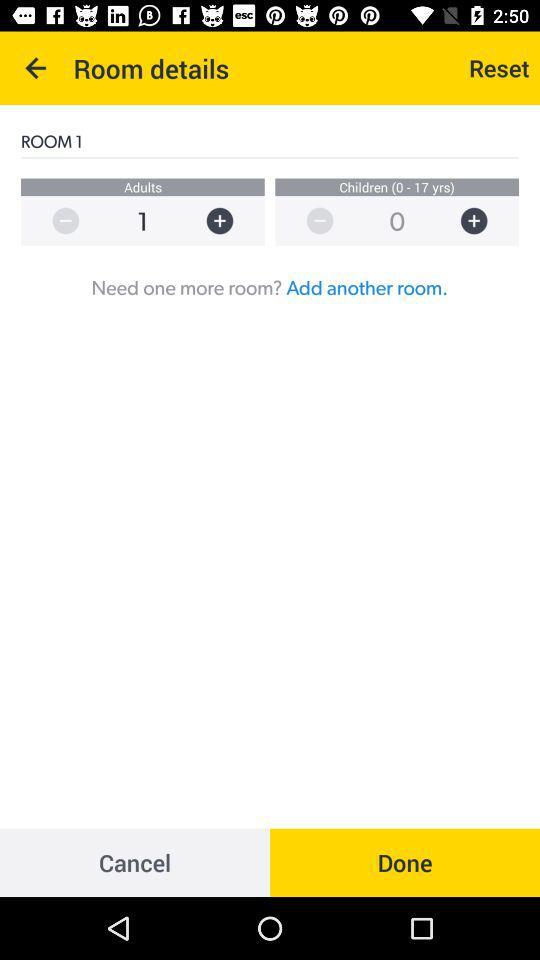 This screenshot has width=540, height=960. I want to click on the zoom_out icon, so click(310, 221).